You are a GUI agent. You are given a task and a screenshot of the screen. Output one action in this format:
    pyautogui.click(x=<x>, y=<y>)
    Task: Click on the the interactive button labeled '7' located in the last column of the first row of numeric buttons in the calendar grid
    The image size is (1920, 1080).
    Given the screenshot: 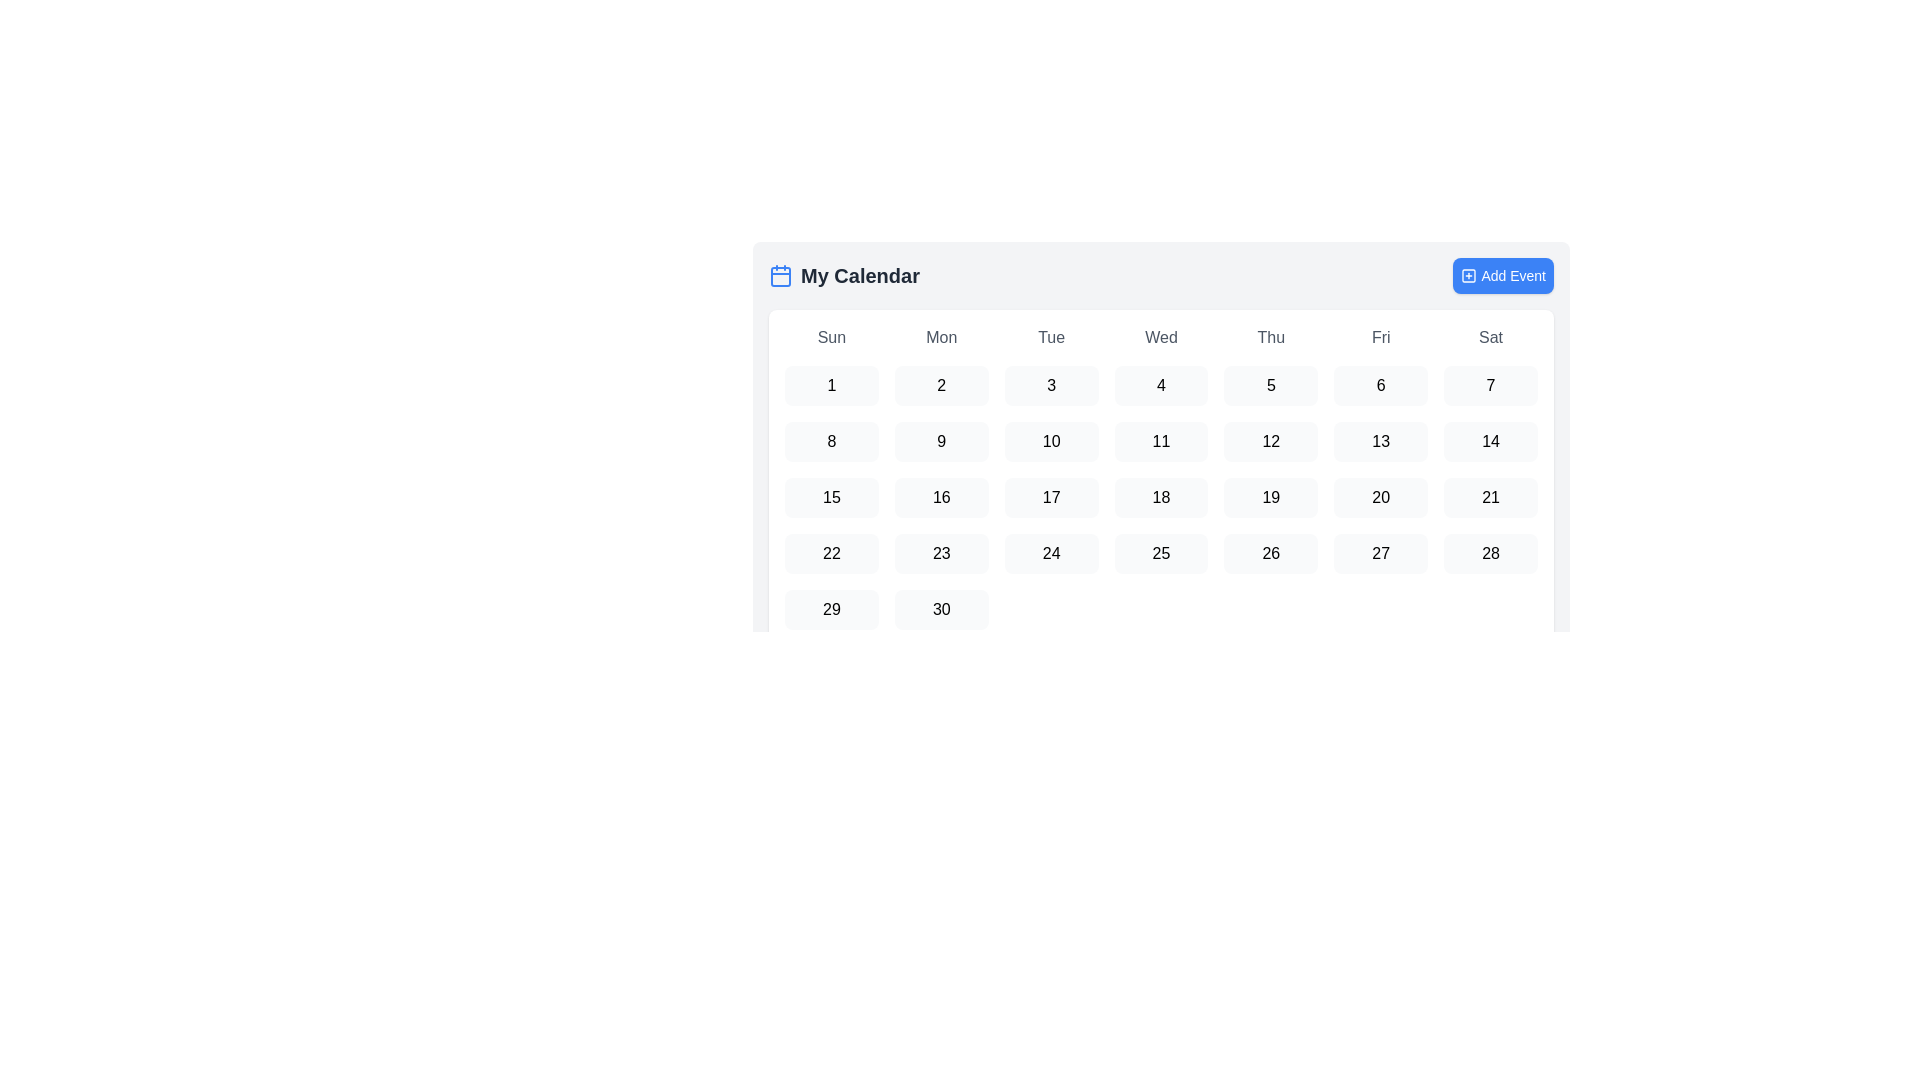 What is the action you would take?
    pyautogui.click(x=1491, y=385)
    